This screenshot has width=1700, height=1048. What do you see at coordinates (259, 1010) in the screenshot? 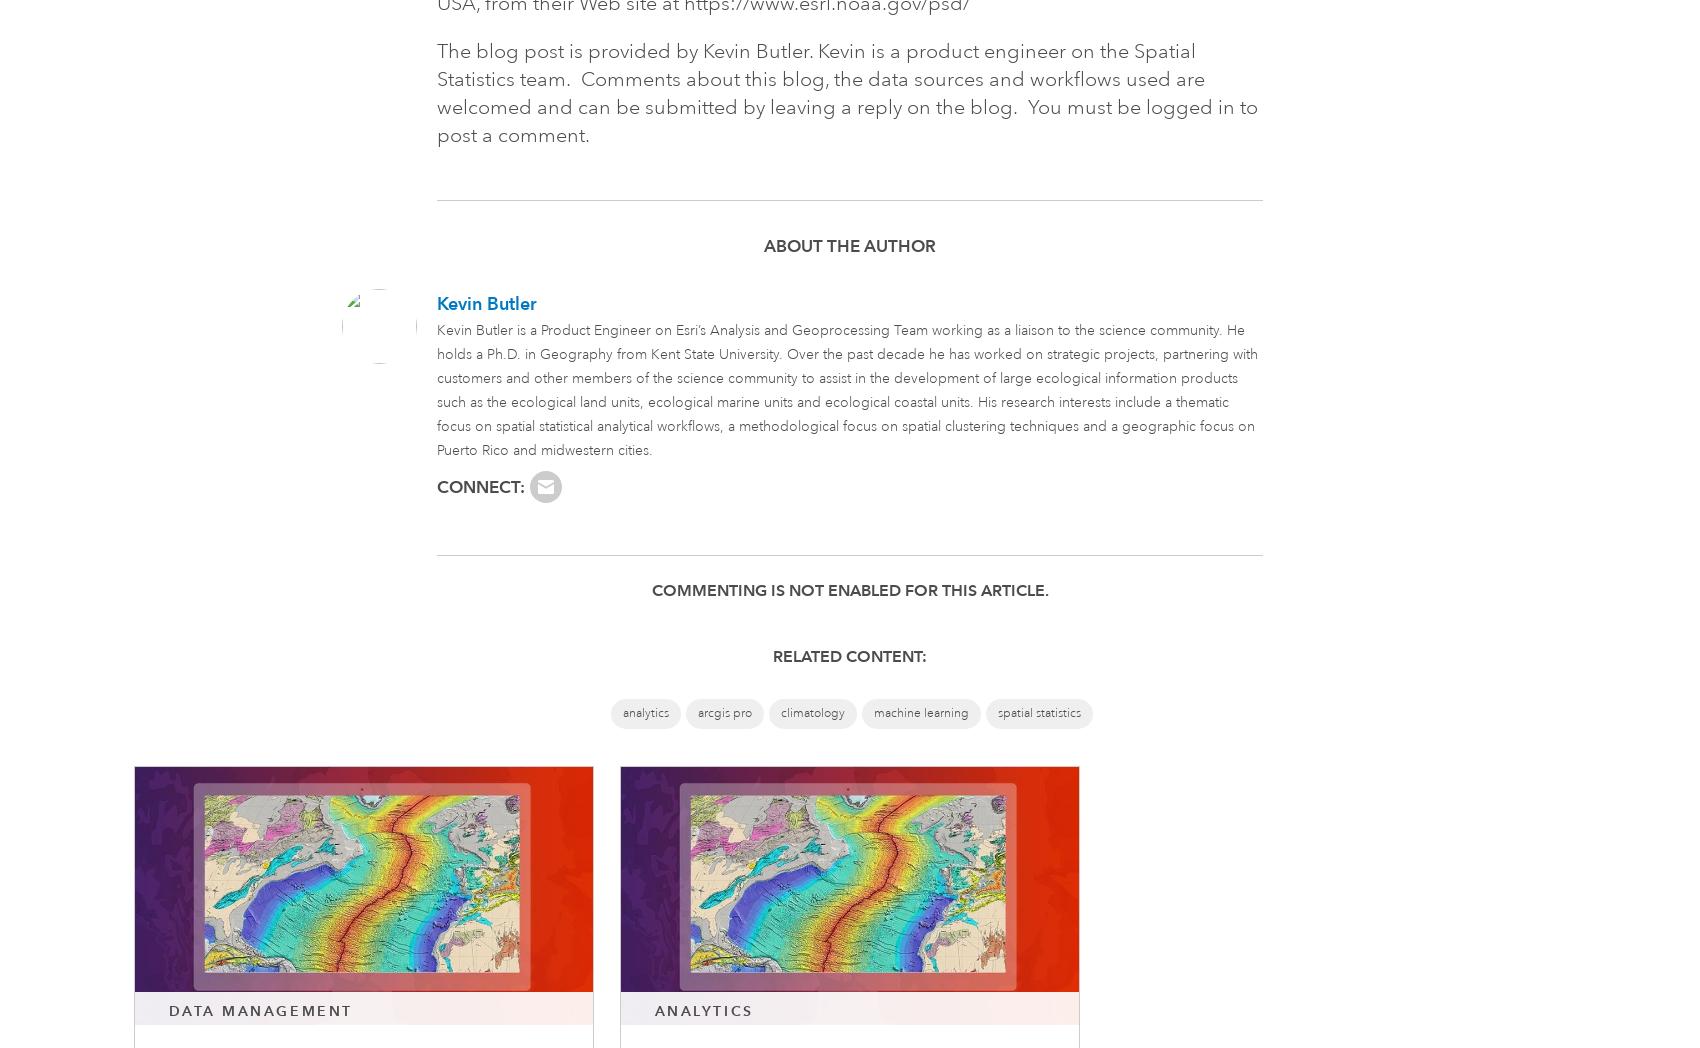
I see `'Data Management'` at bounding box center [259, 1010].